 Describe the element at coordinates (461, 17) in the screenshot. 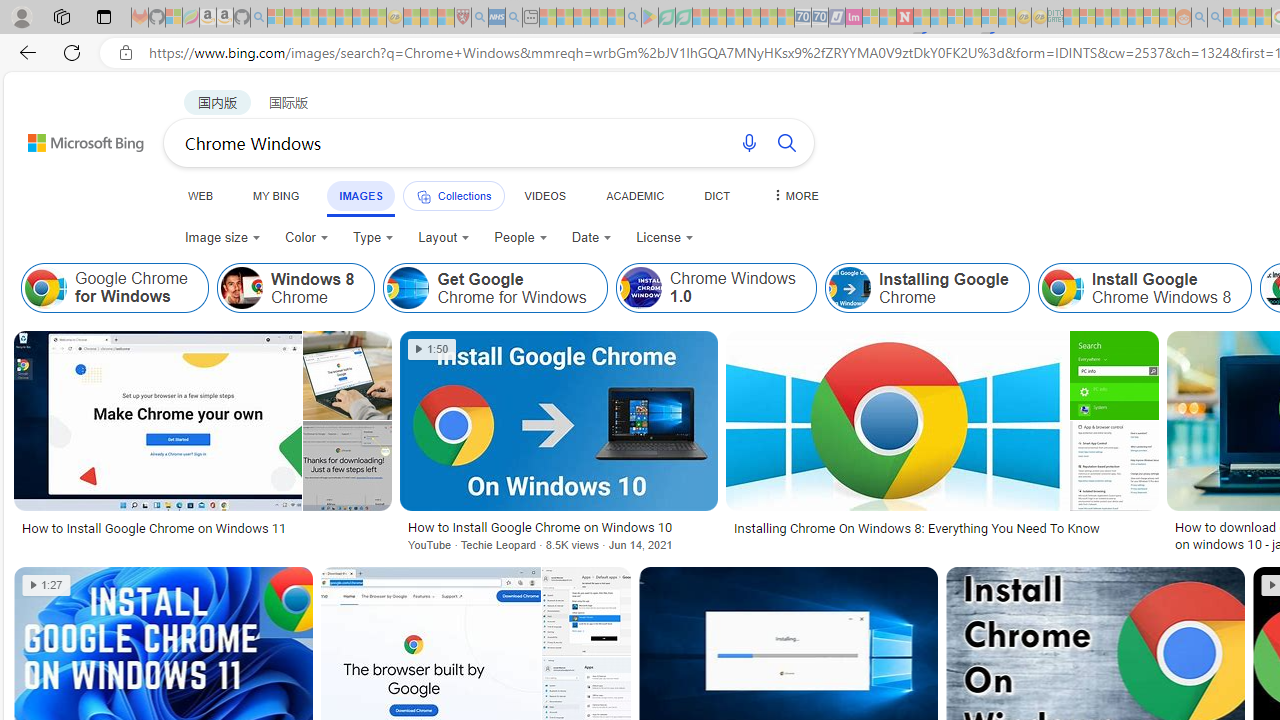

I see `'Robert H. Shmerling, MD - Harvard Health - Sleeping'` at that location.